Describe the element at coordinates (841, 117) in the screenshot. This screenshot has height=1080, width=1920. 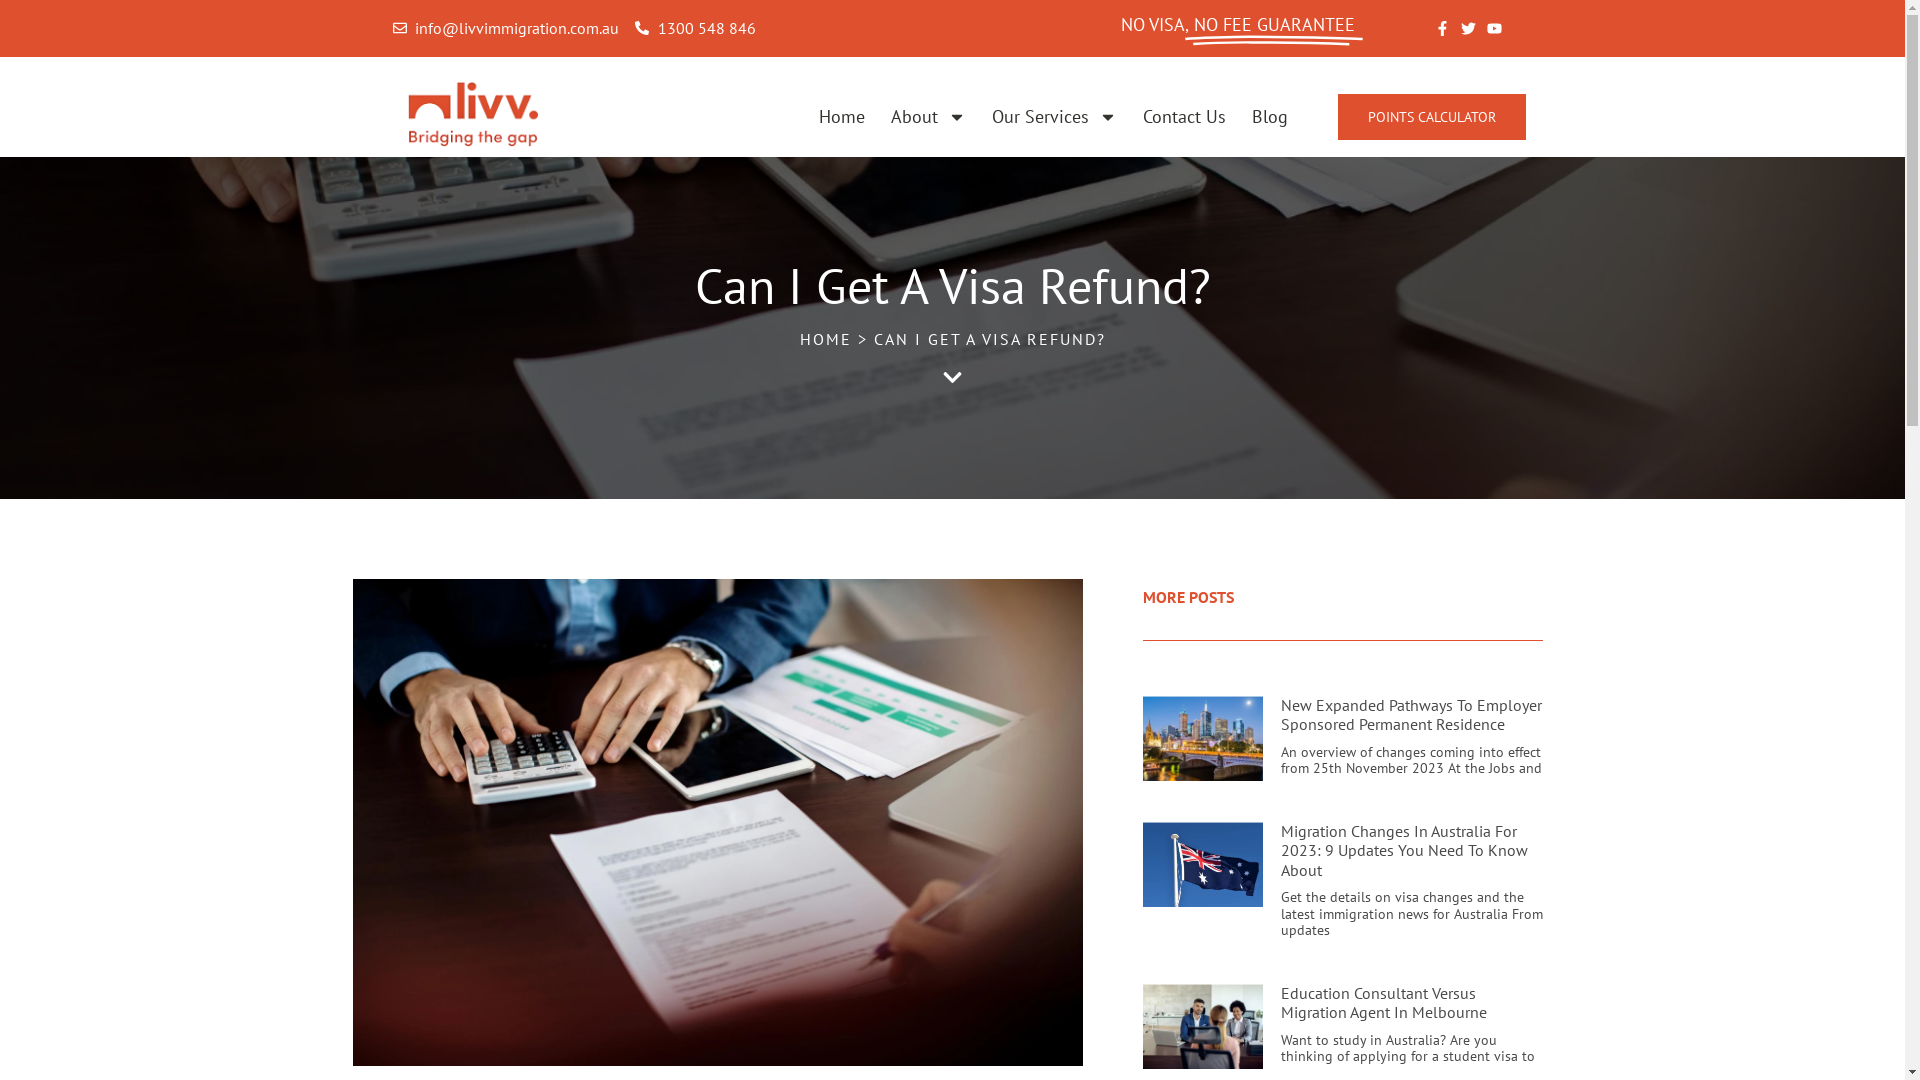
I see `'Home'` at that location.